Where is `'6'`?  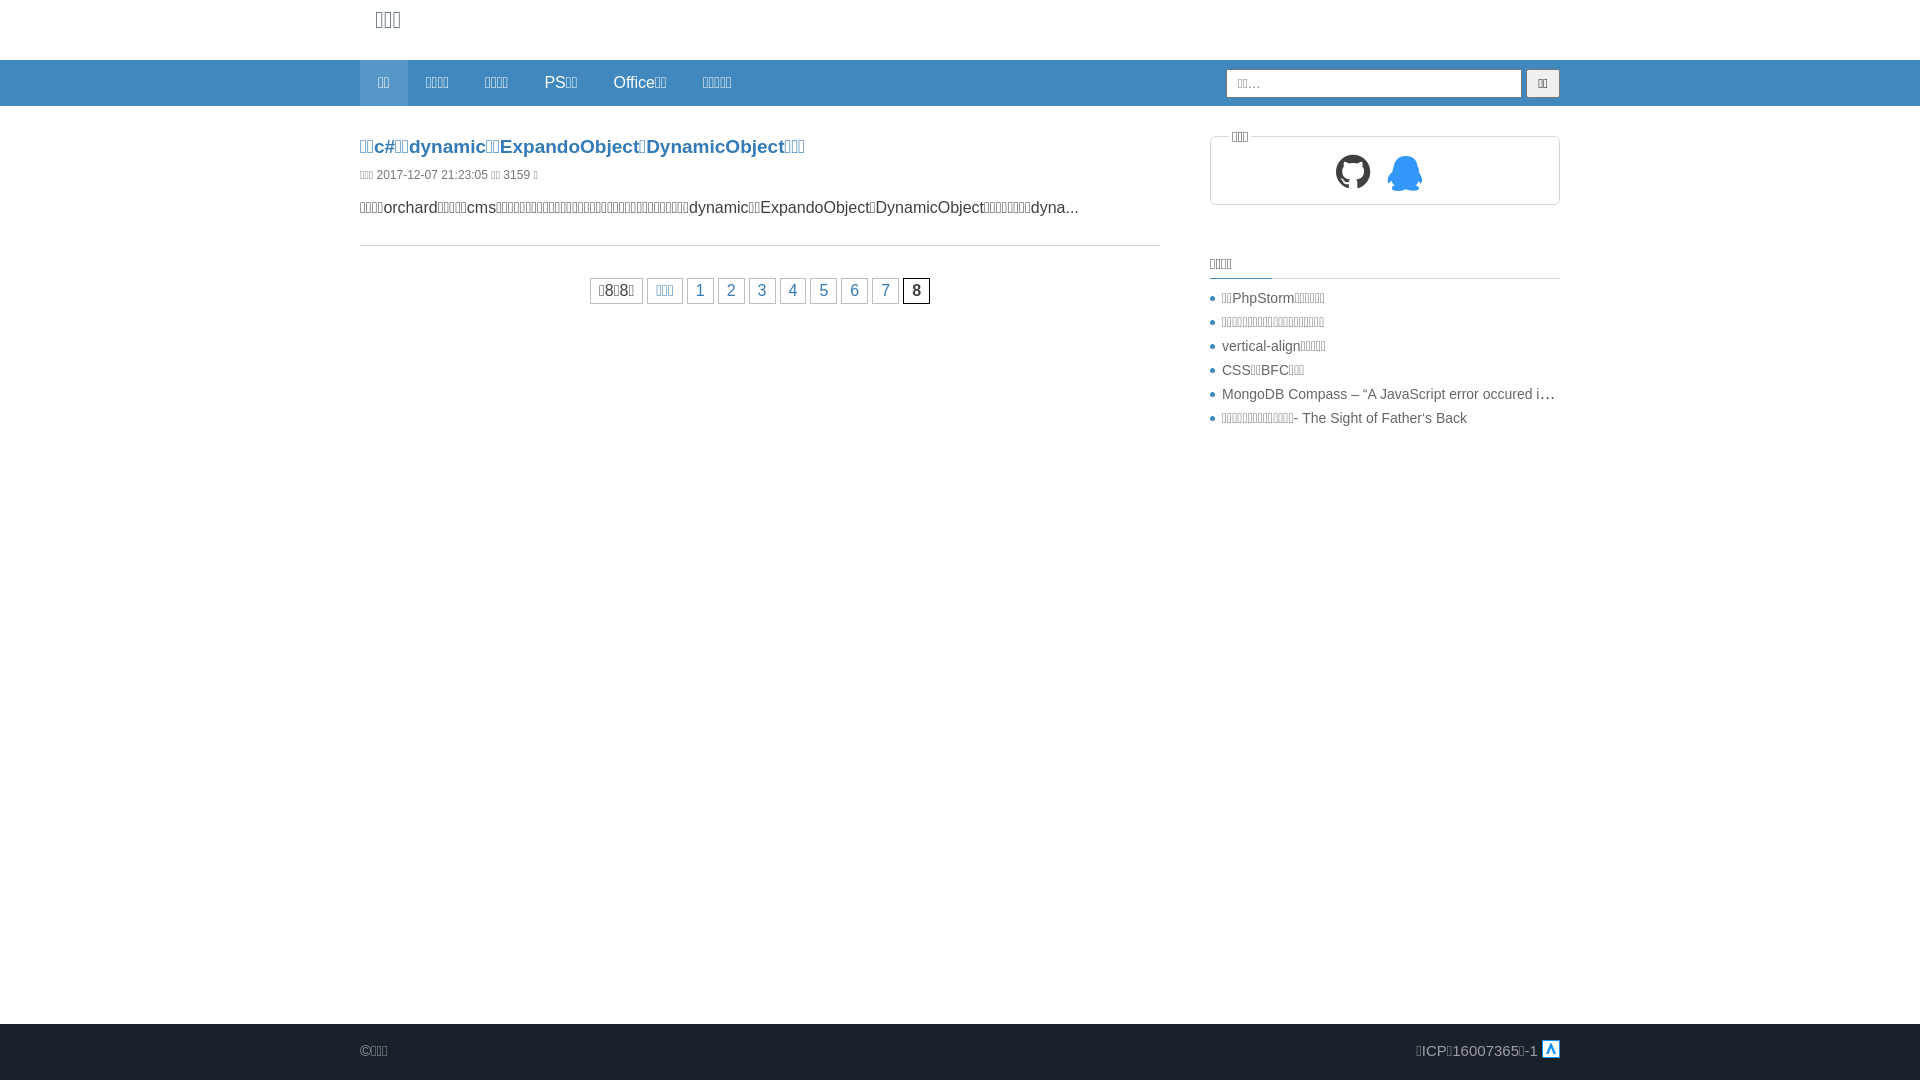 '6' is located at coordinates (854, 290).